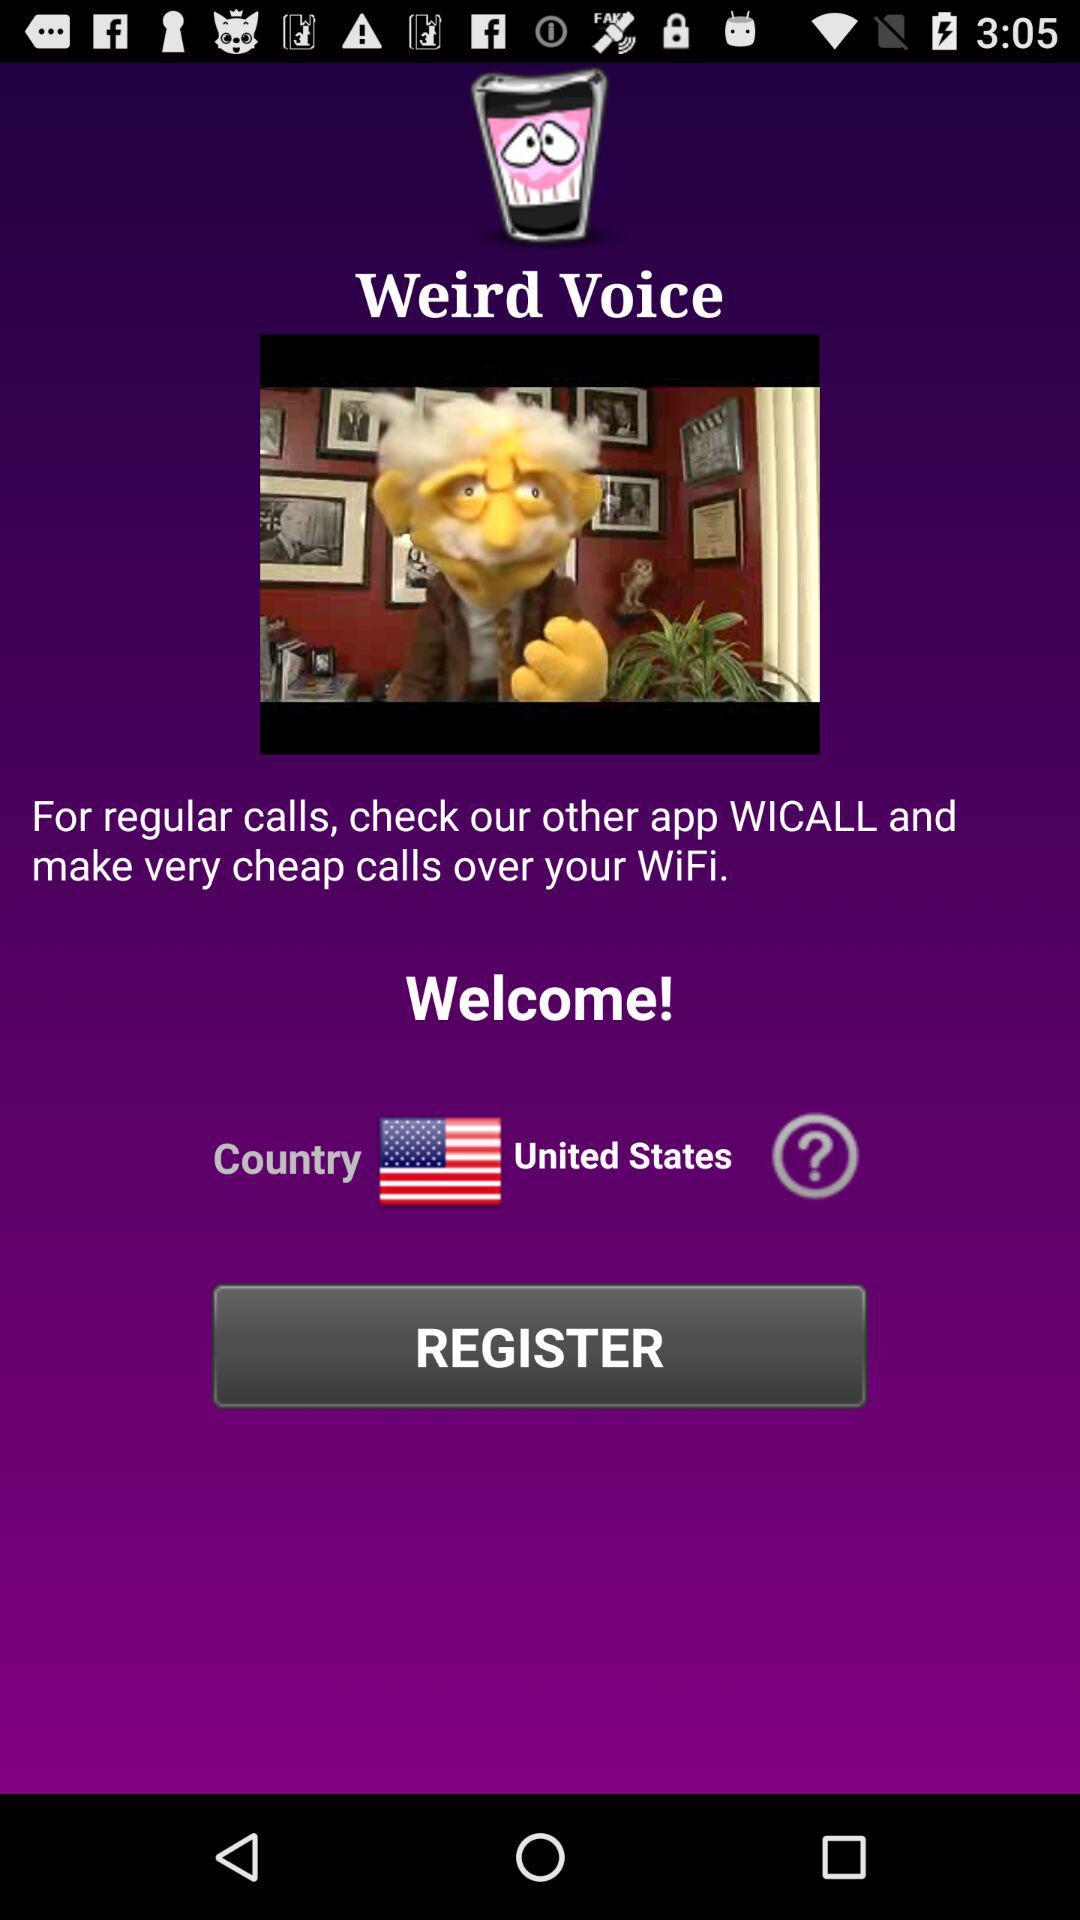 This screenshot has width=1080, height=1920. Describe the element at coordinates (439, 1243) in the screenshot. I see `the national_flag icon` at that location.